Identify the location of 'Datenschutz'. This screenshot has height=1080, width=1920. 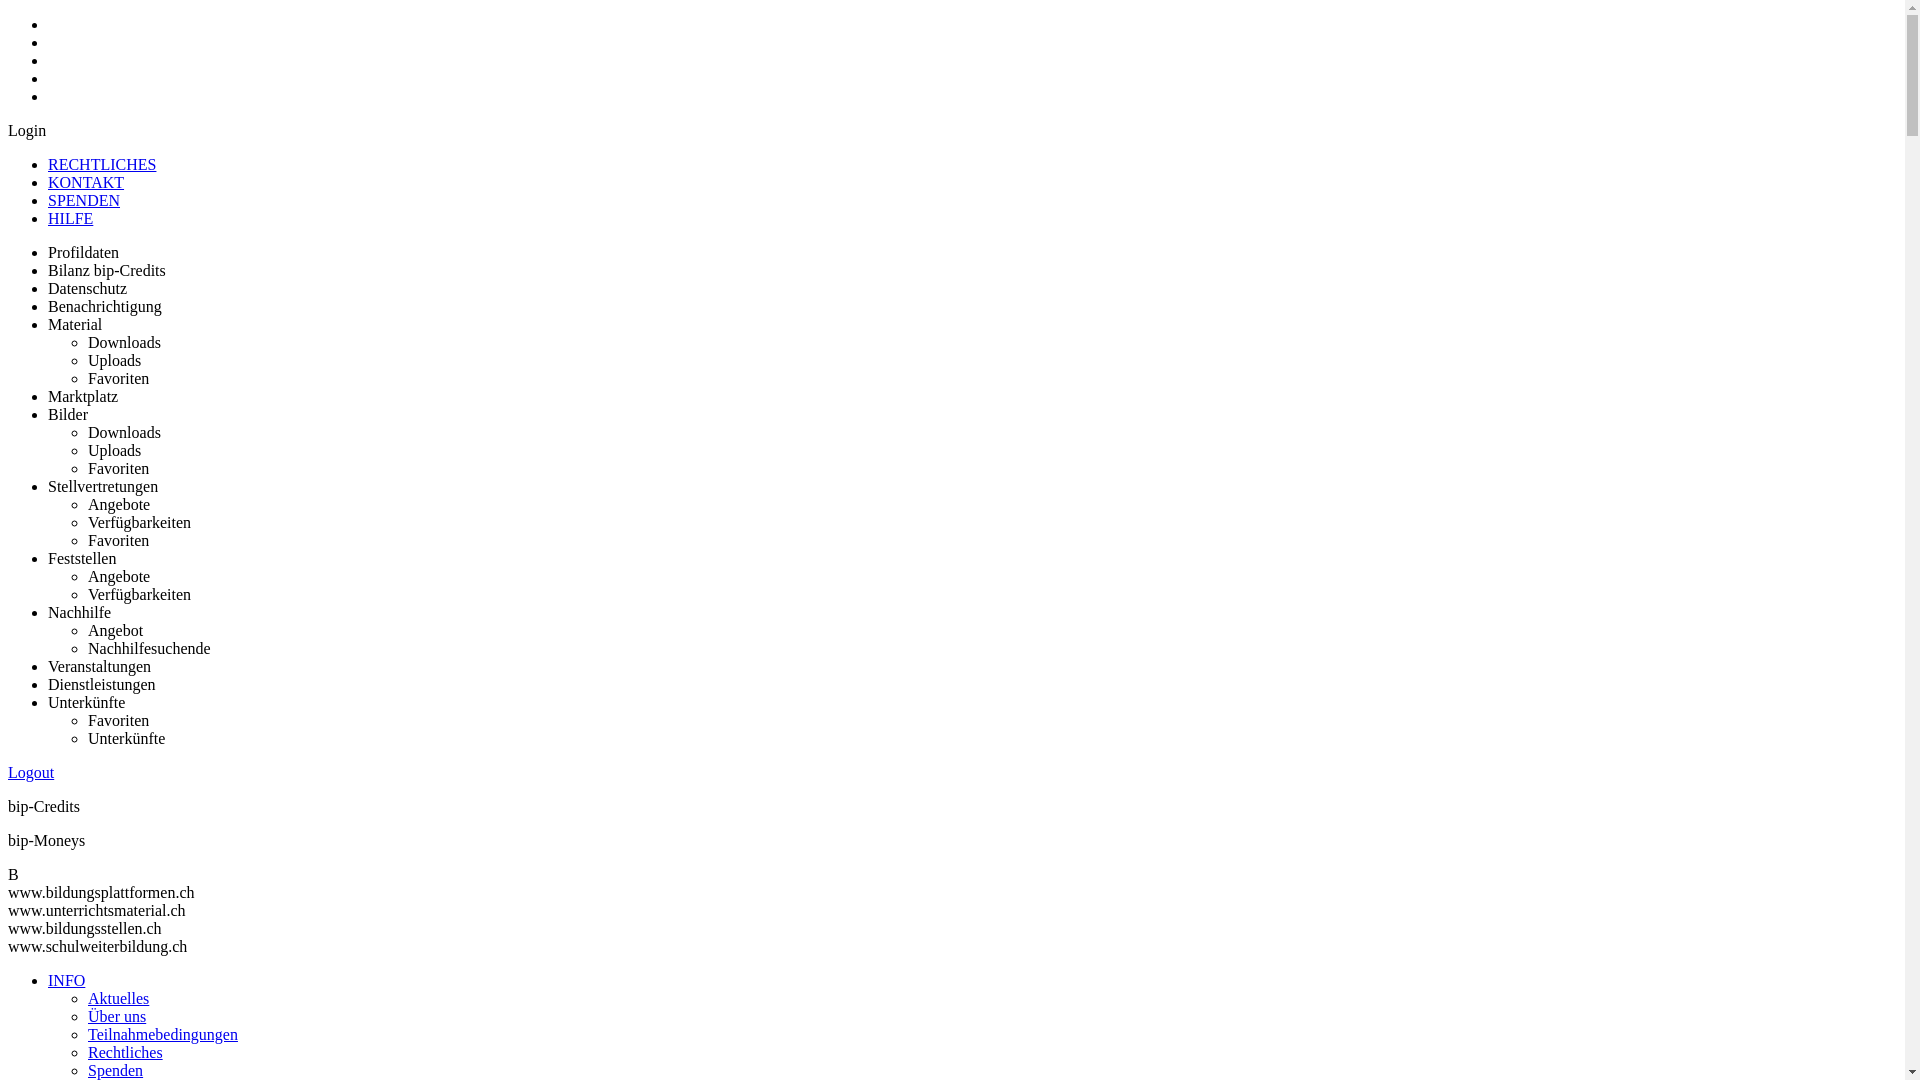
(86, 288).